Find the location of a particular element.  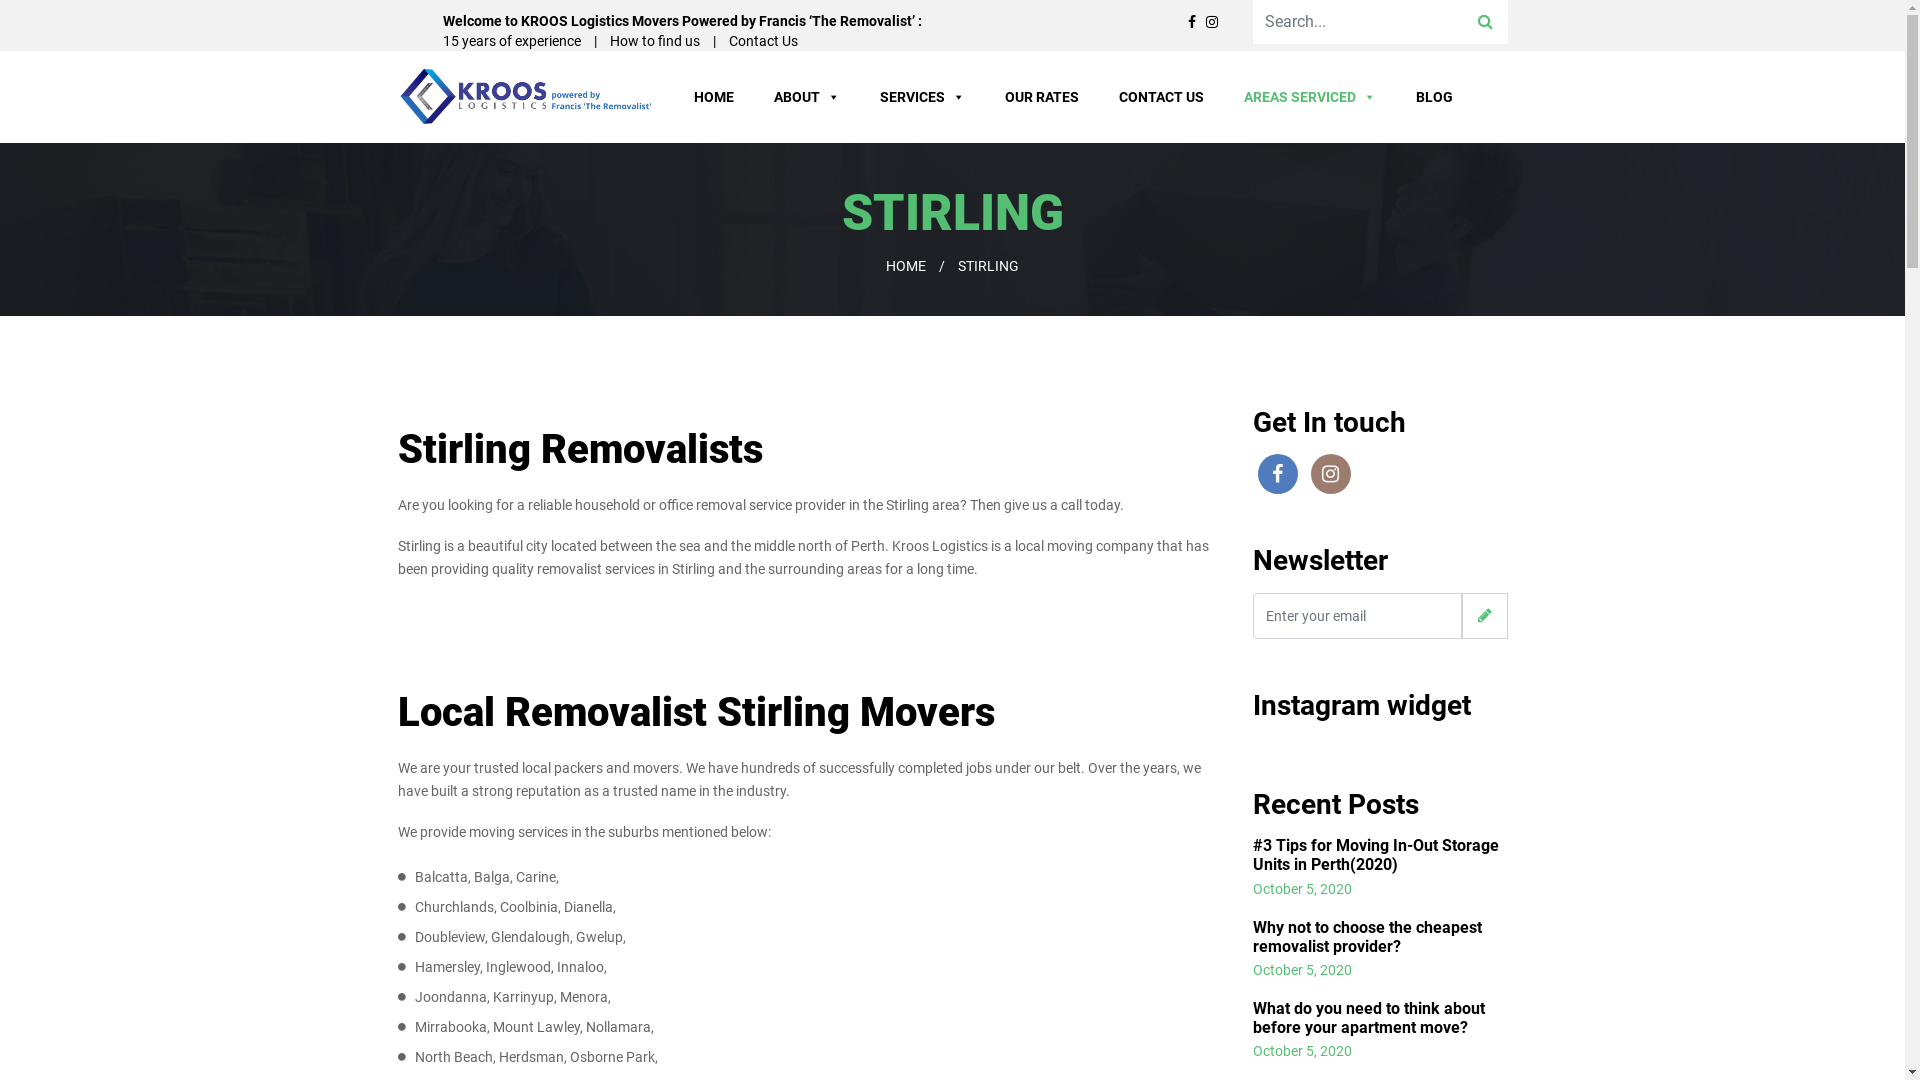

'BLOG' is located at coordinates (1433, 96).